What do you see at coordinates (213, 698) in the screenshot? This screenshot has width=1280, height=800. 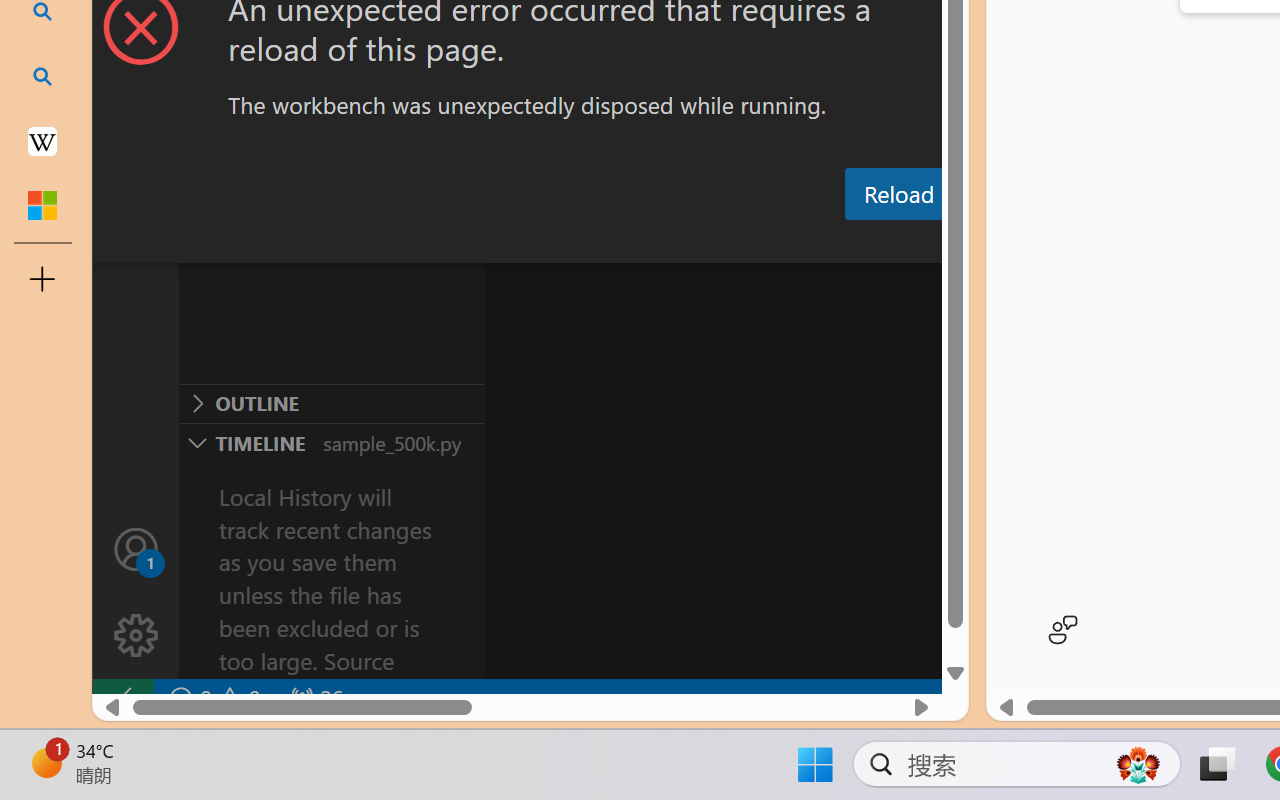 I see `'No Problems'` at bounding box center [213, 698].